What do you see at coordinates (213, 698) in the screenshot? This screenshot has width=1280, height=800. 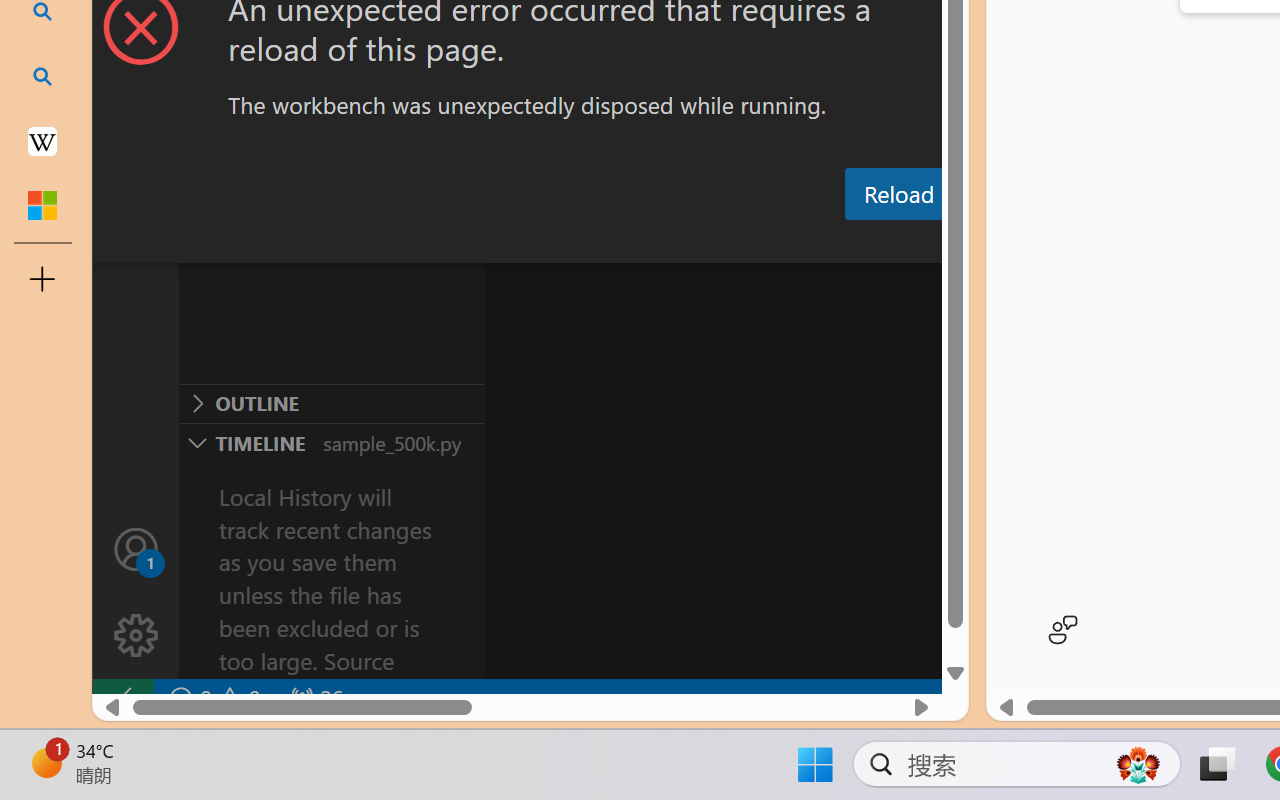 I see `'No Problems'` at bounding box center [213, 698].